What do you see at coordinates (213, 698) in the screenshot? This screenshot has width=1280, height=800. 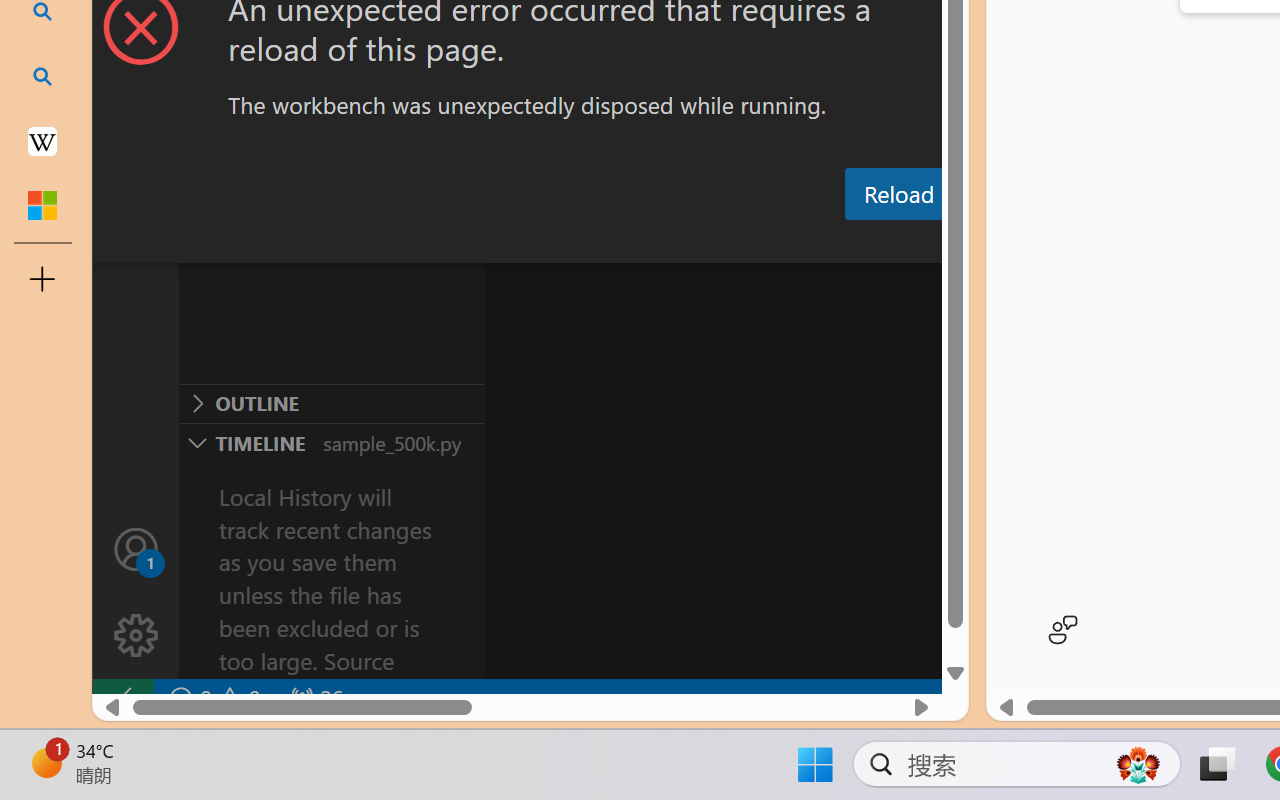 I see `'No Problems'` at bounding box center [213, 698].